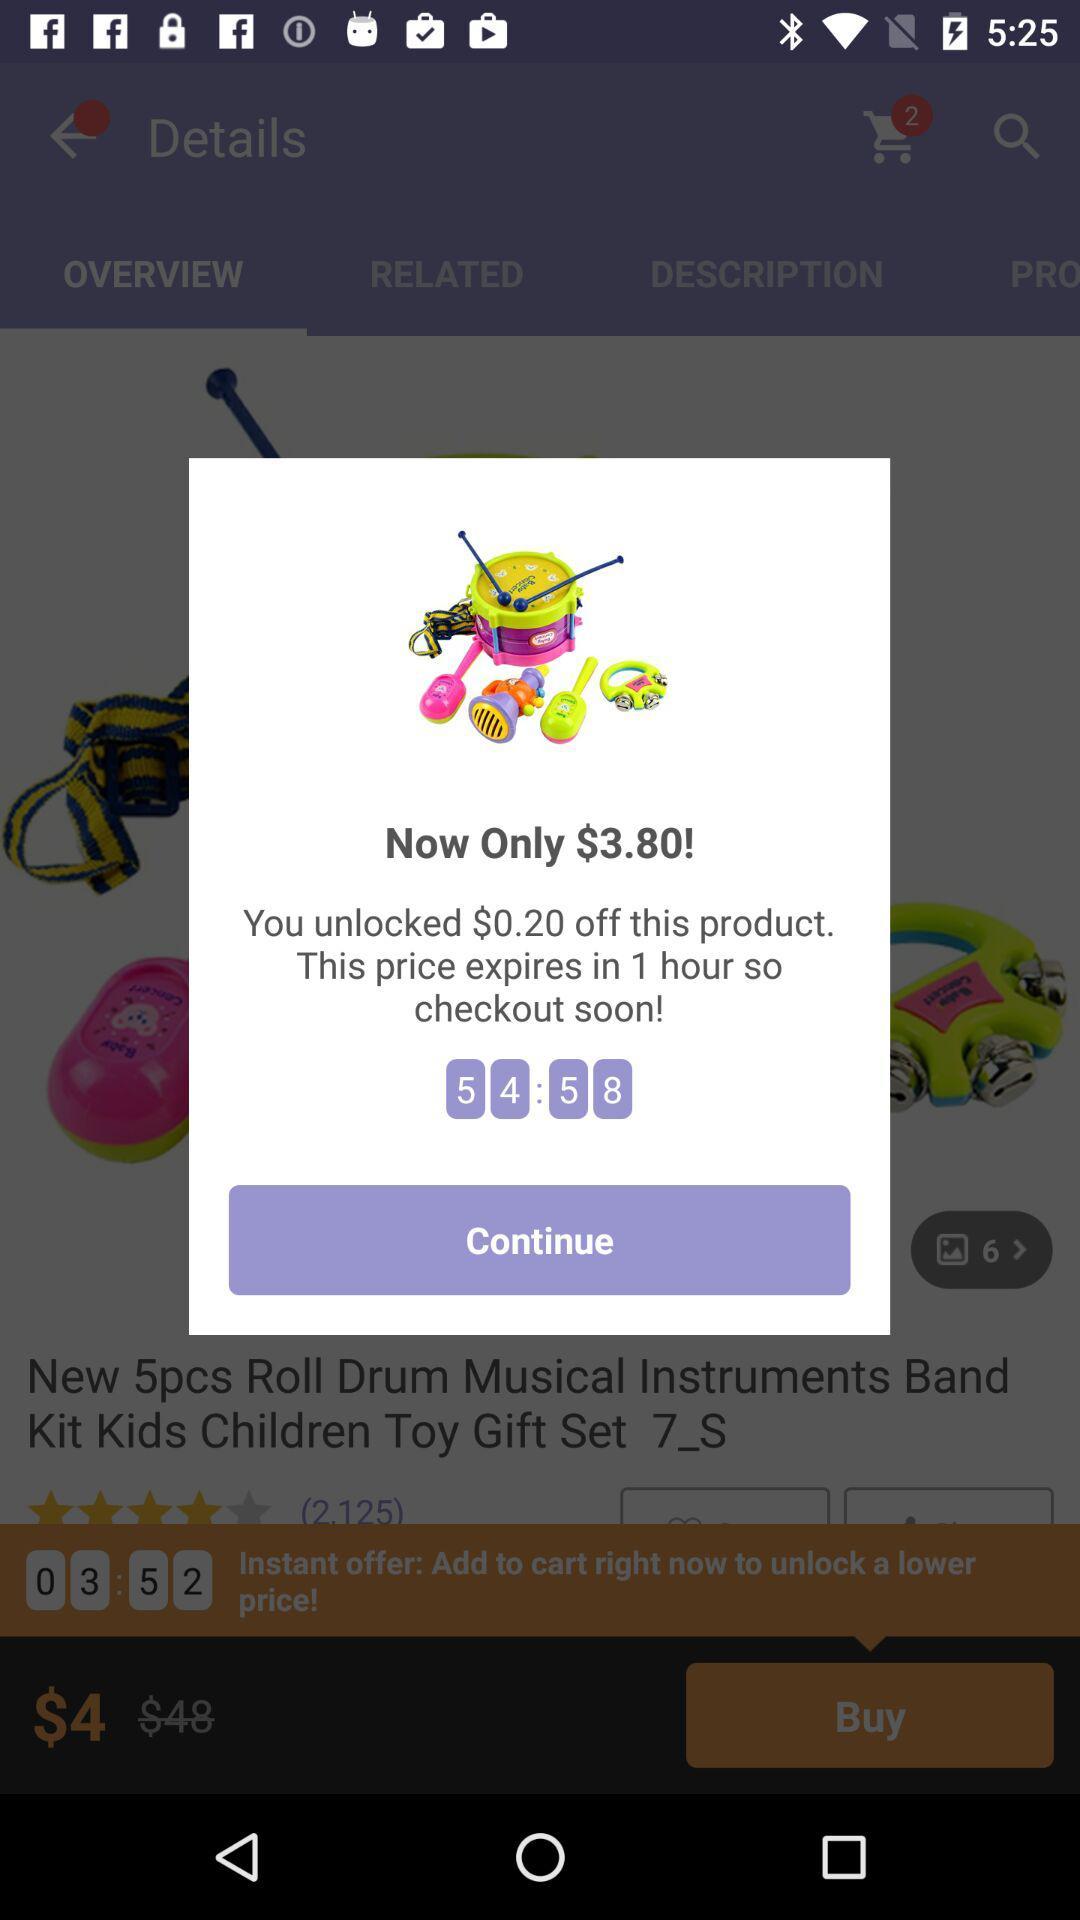 The image size is (1080, 1920). I want to click on the item below the 5 item, so click(538, 1239).